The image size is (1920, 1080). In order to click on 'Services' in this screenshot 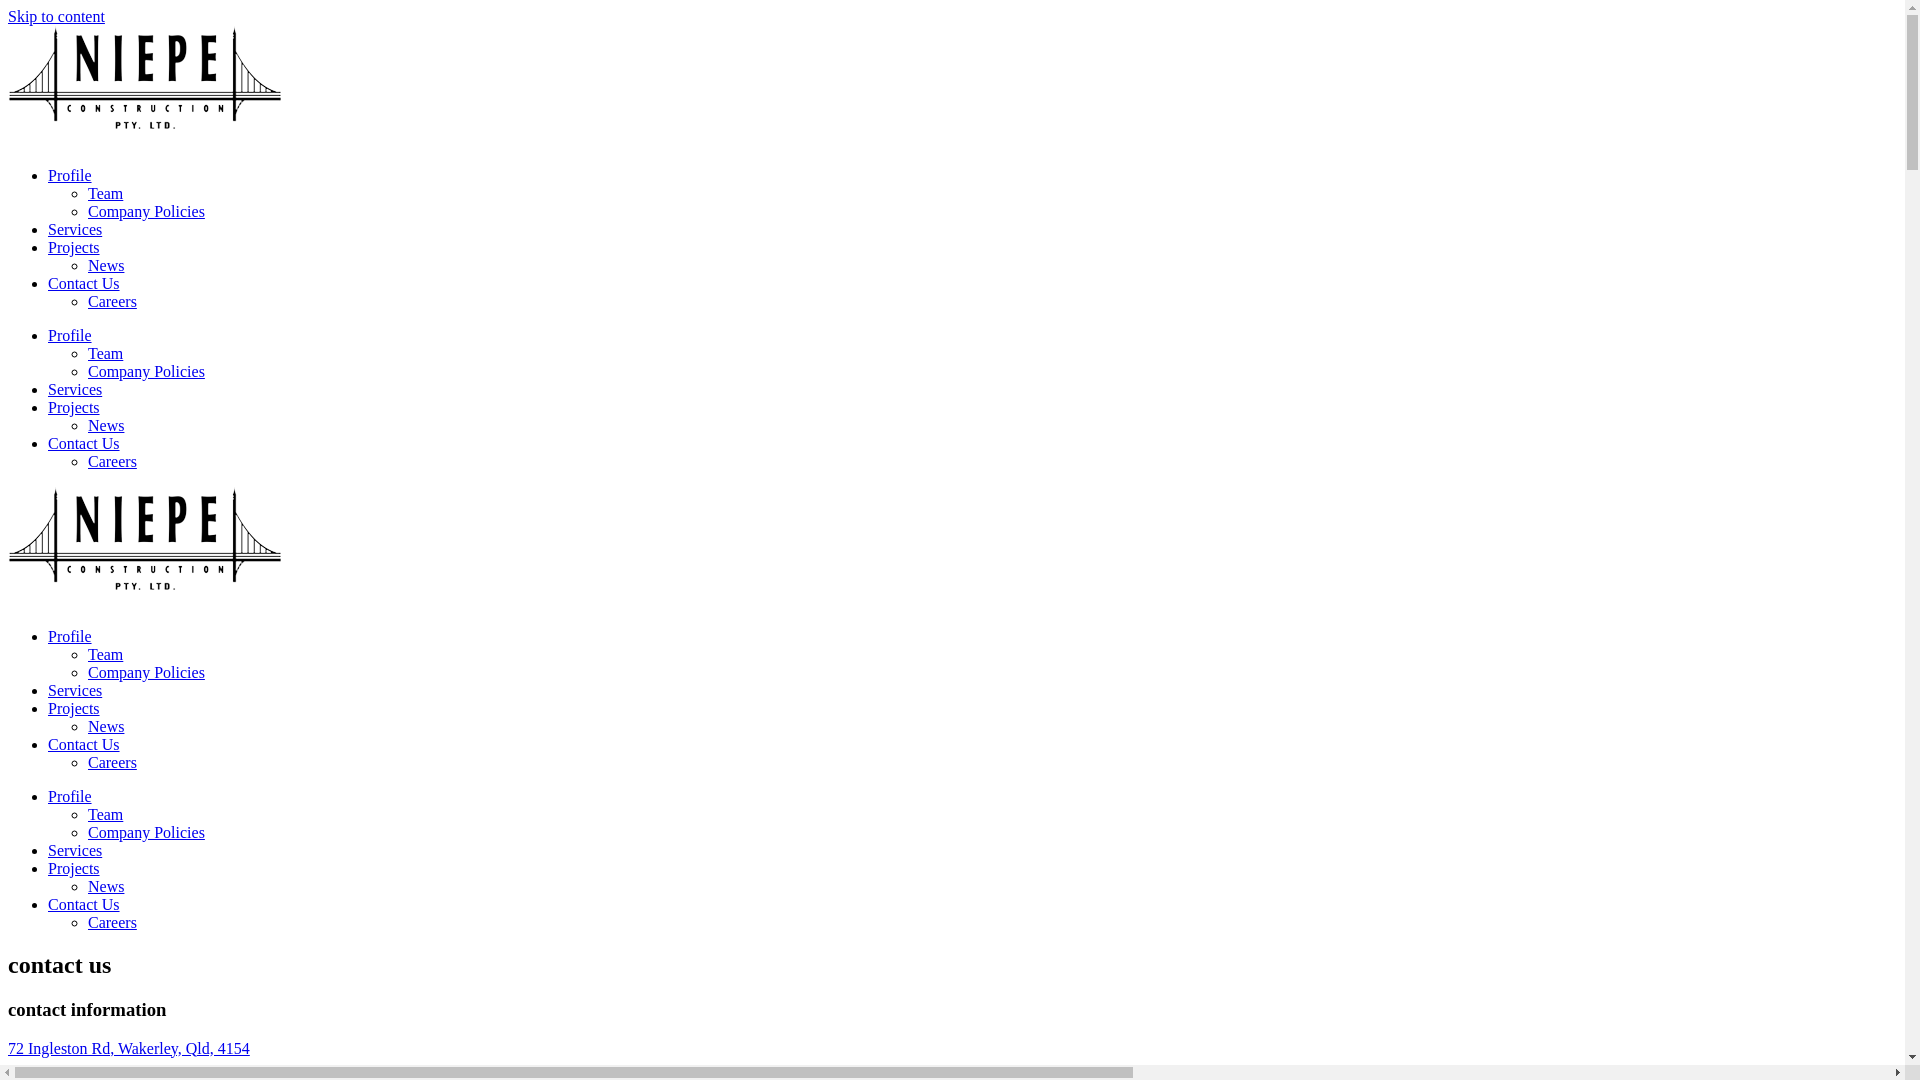, I will do `click(75, 228)`.